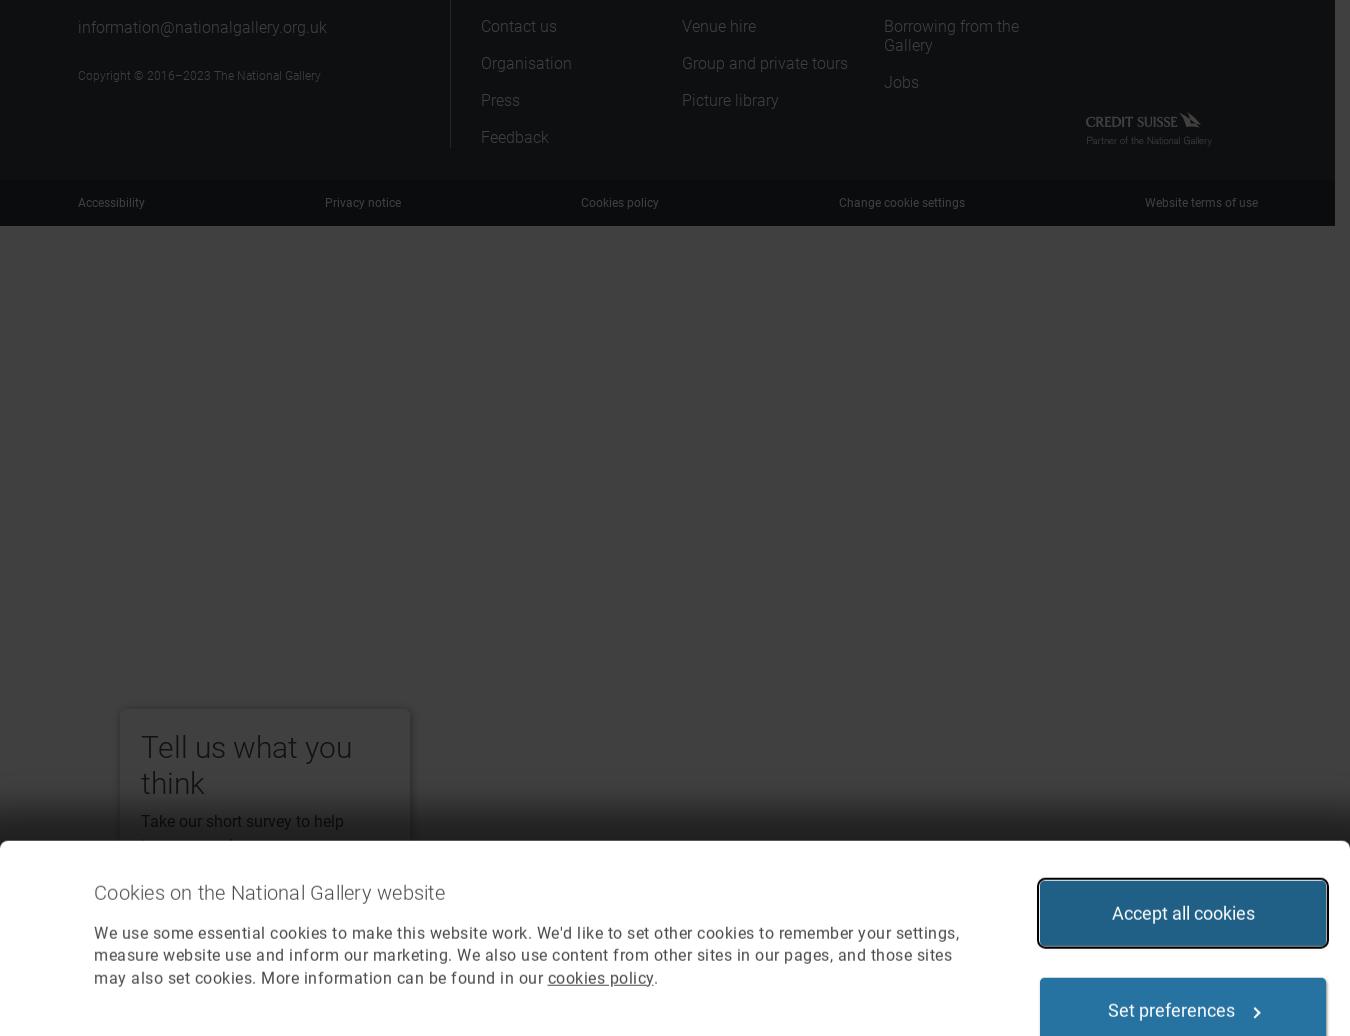  What do you see at coordinates (498, 100) in the screenshot?
I see `'Press'` at bounding box center [498, 100].